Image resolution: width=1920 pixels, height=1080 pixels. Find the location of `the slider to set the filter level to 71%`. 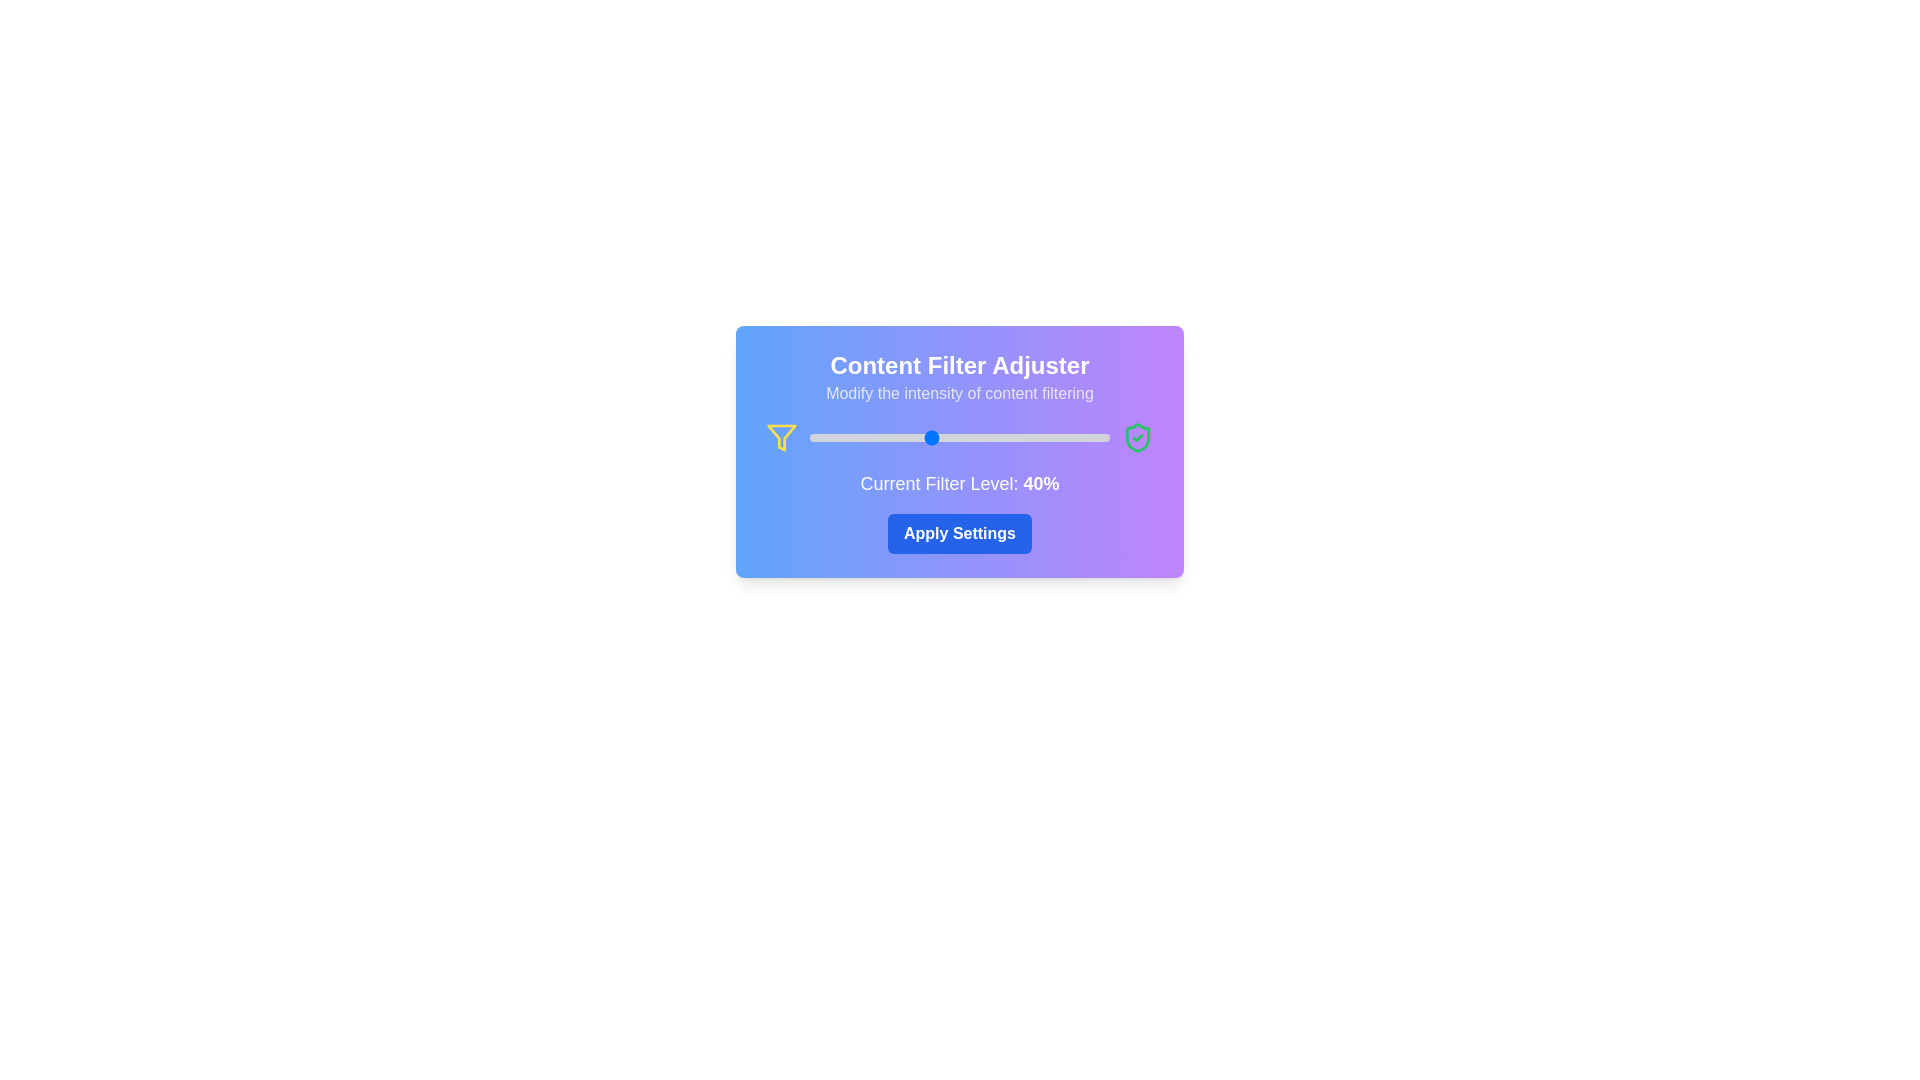

the slider to set the filter level to 71% is located at coordinates (1022, 437).